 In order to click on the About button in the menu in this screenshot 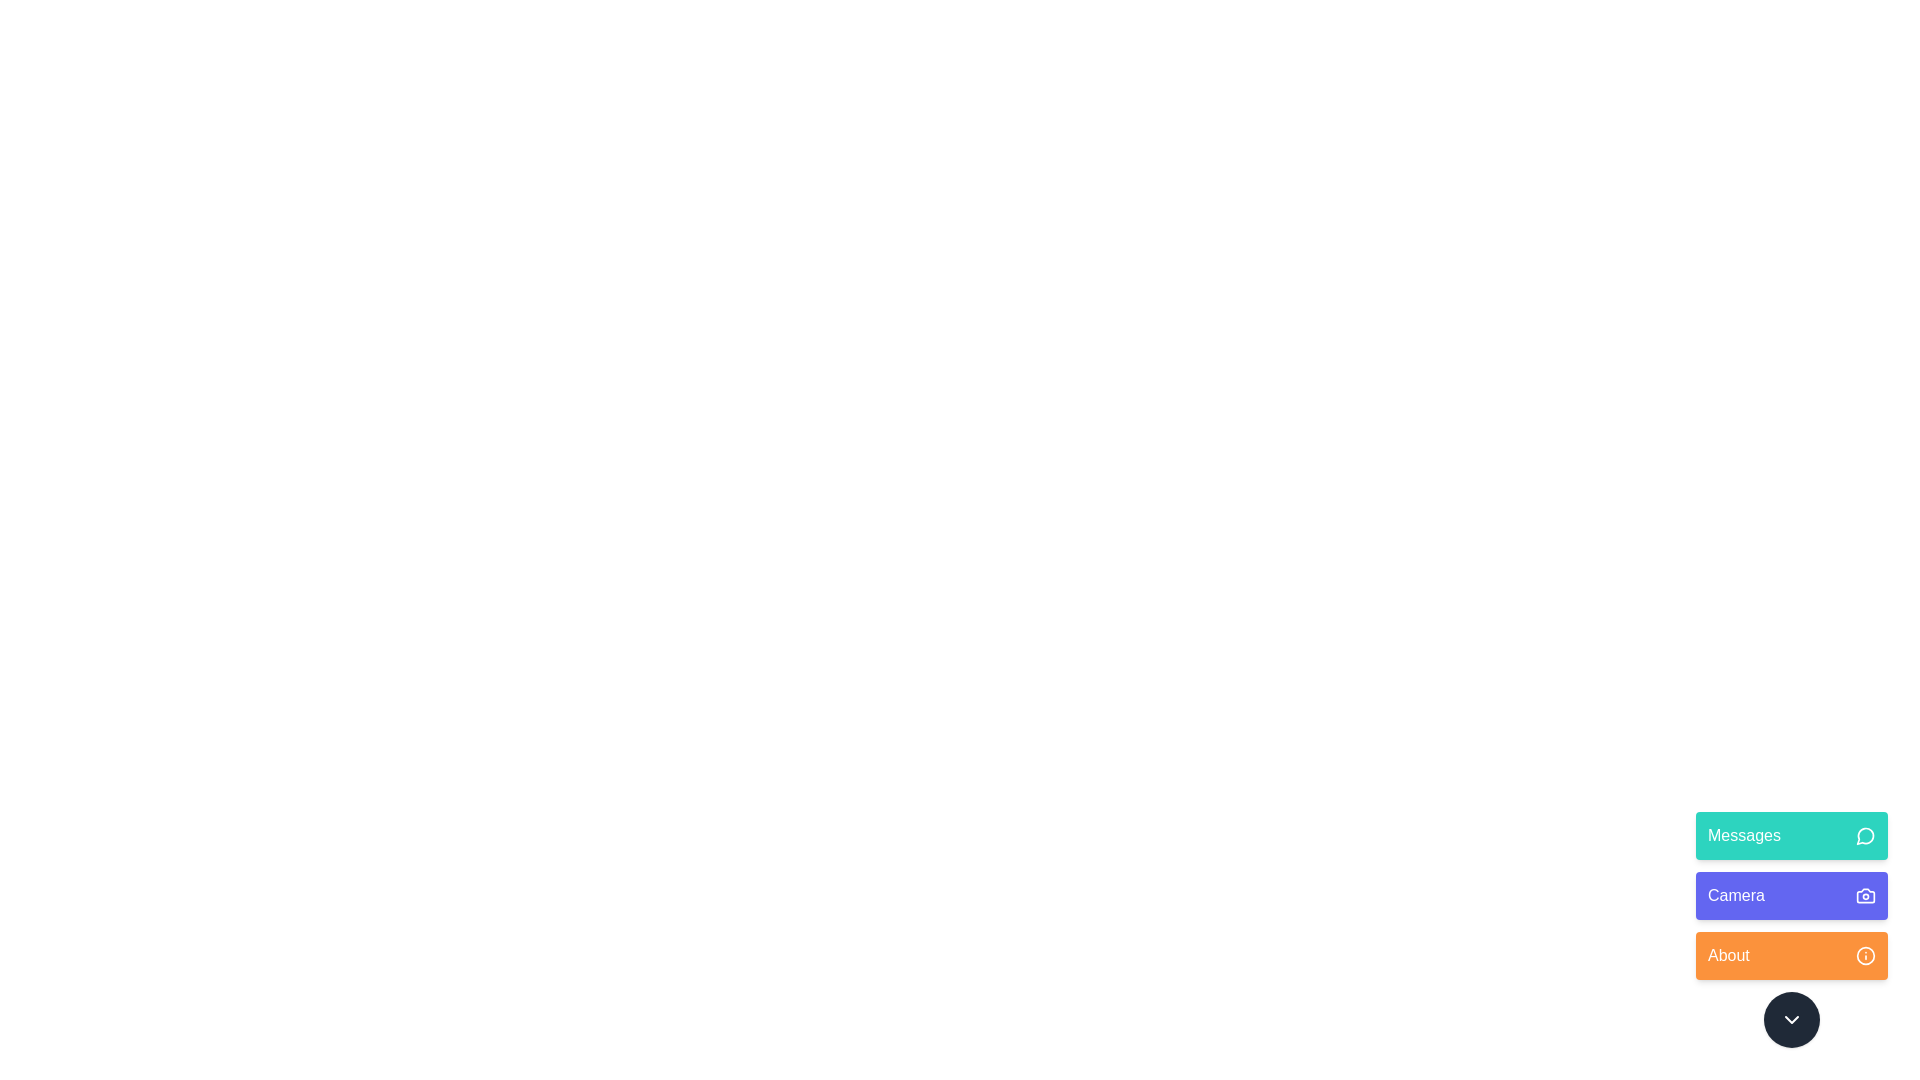, I will do `click(1791, 955)`.